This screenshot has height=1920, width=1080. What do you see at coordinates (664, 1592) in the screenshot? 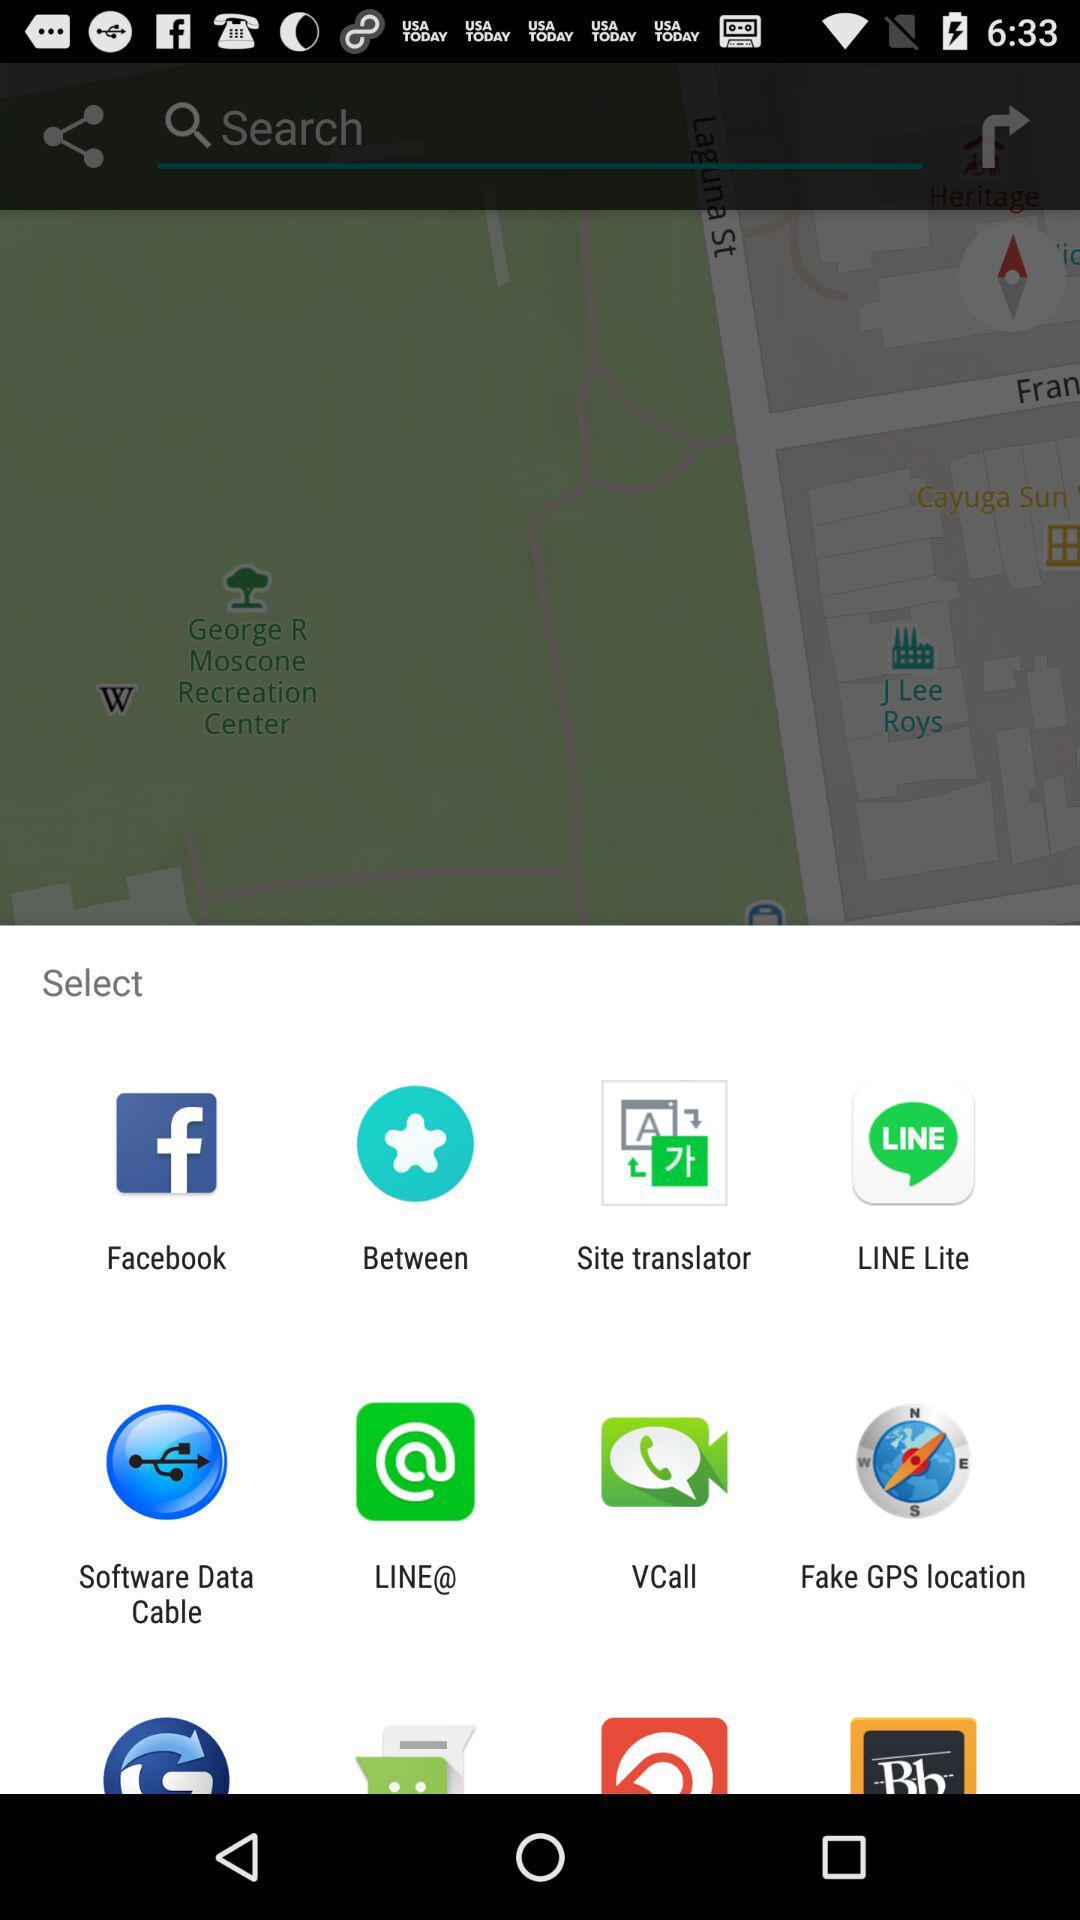
I see `vcall app` at bounding box center [664, 1592].